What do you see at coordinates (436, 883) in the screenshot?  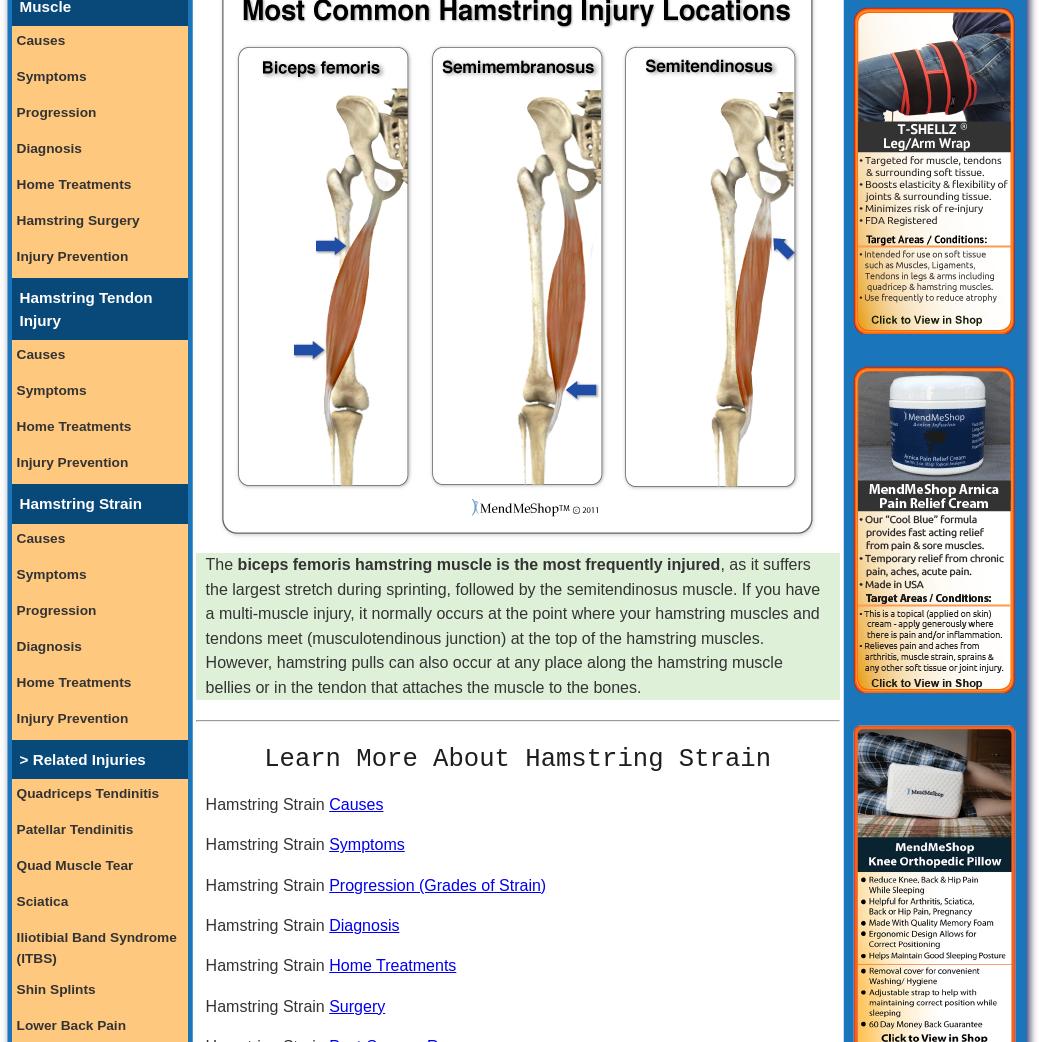 I see `'Progression (Grades of Strain)'` at bounding box center [436, 883].